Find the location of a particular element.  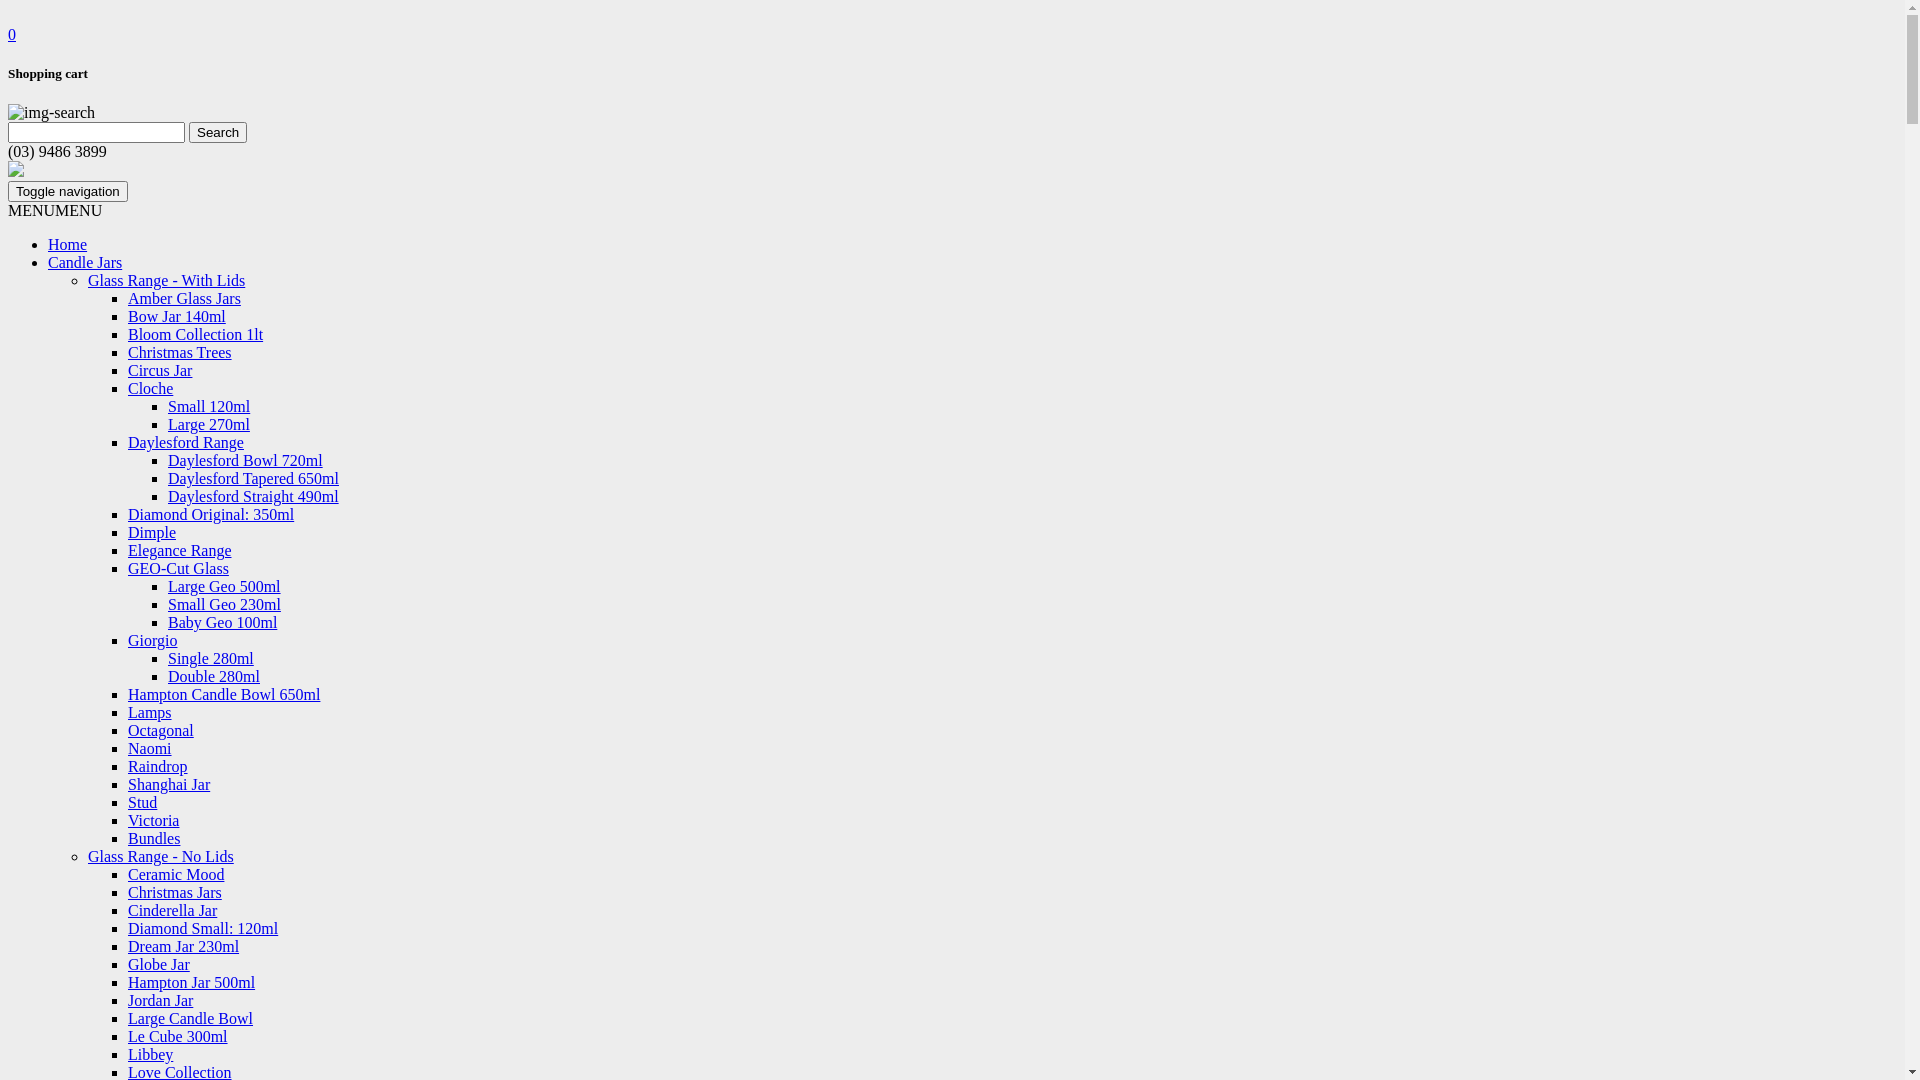

'Daylesford Range' is located at coordinates (186, 441).